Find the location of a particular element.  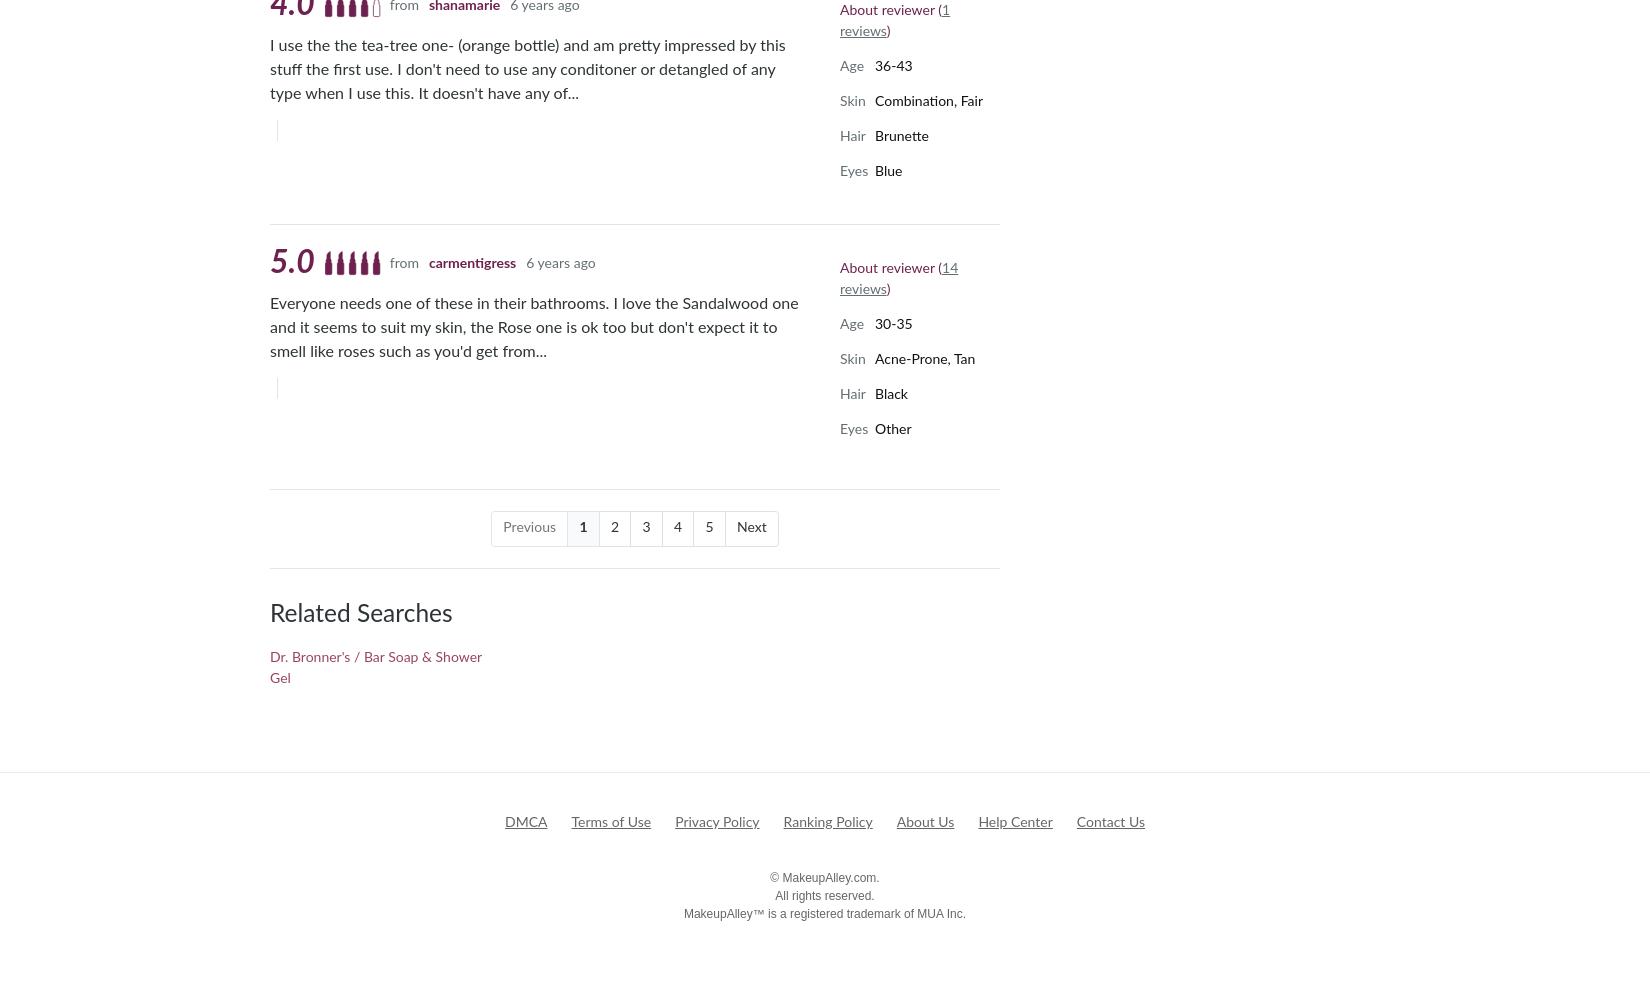

'Acne-prone, Tan' is located at coordinates (874, 358).